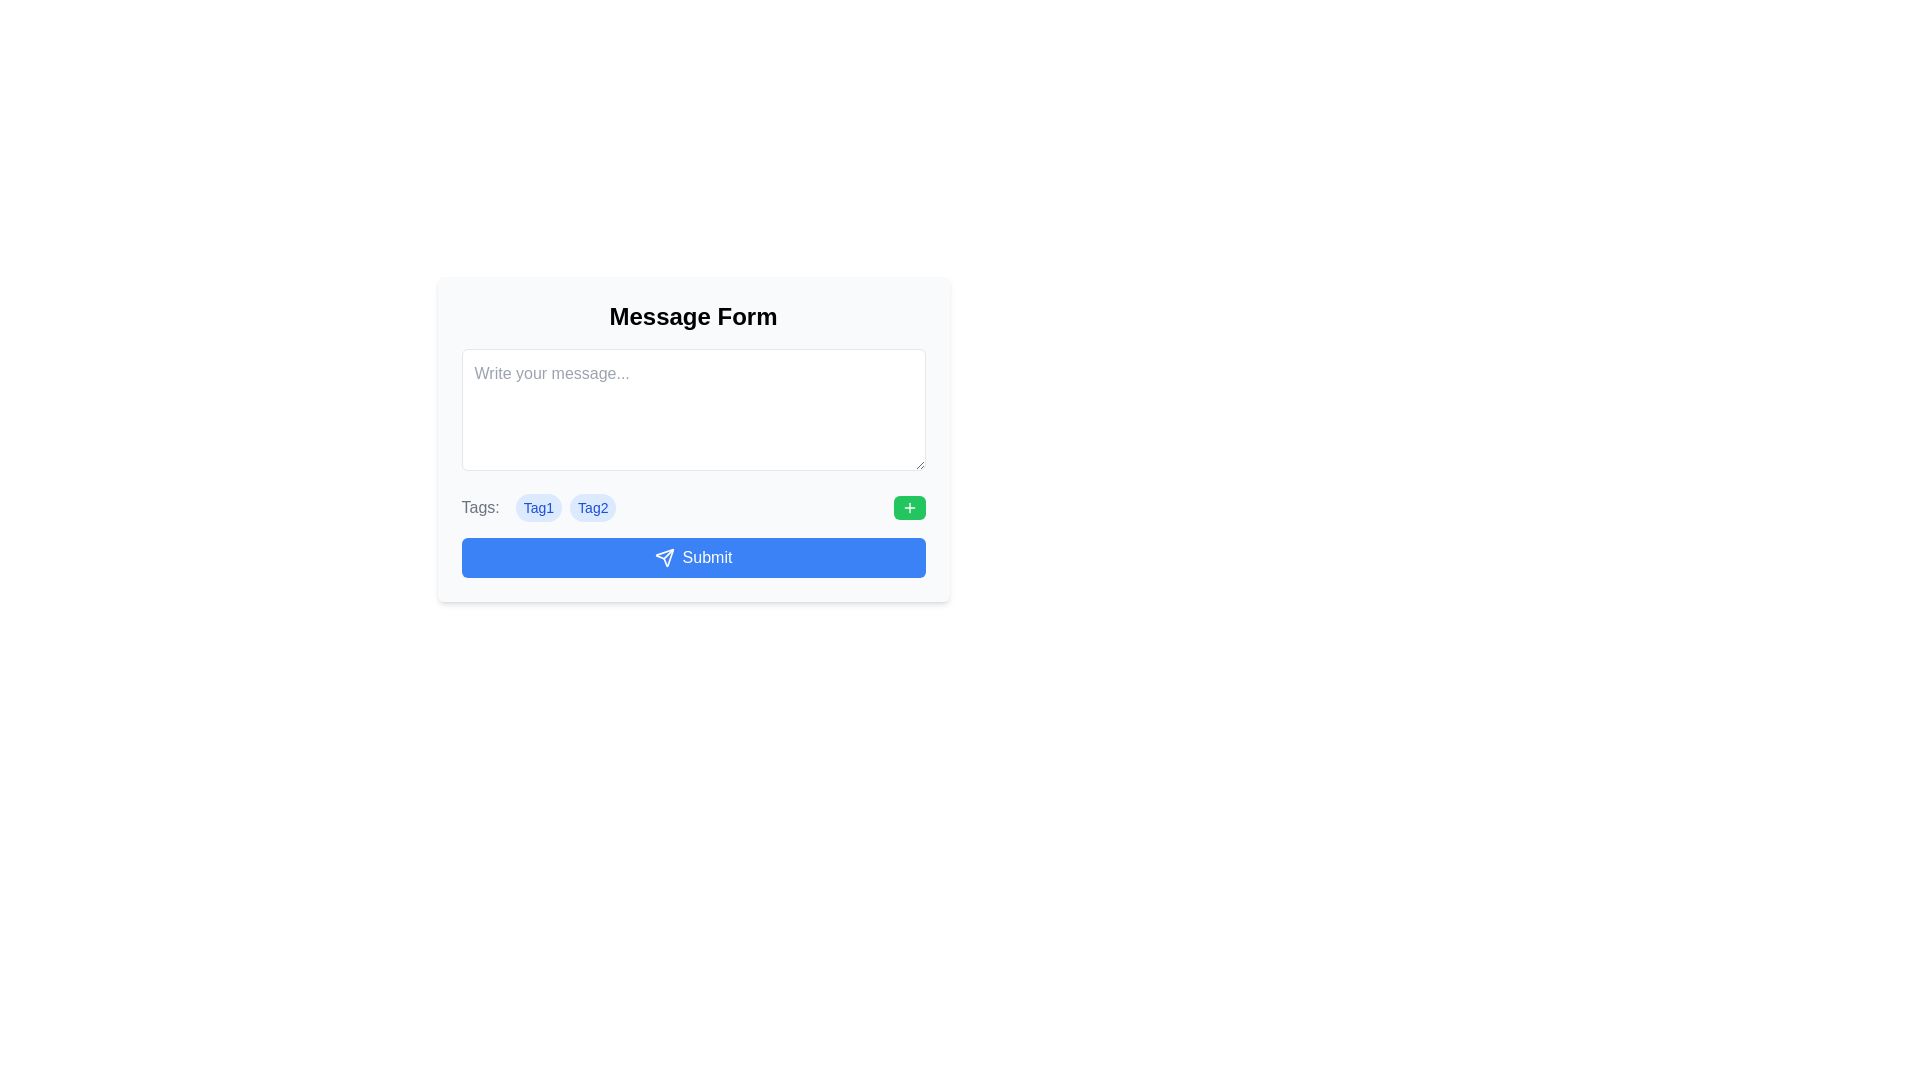  I want to click on the 'send' icon, which is styled as a paper airplane outline located to the left of the 'Submit' button text, so click(664, 558).